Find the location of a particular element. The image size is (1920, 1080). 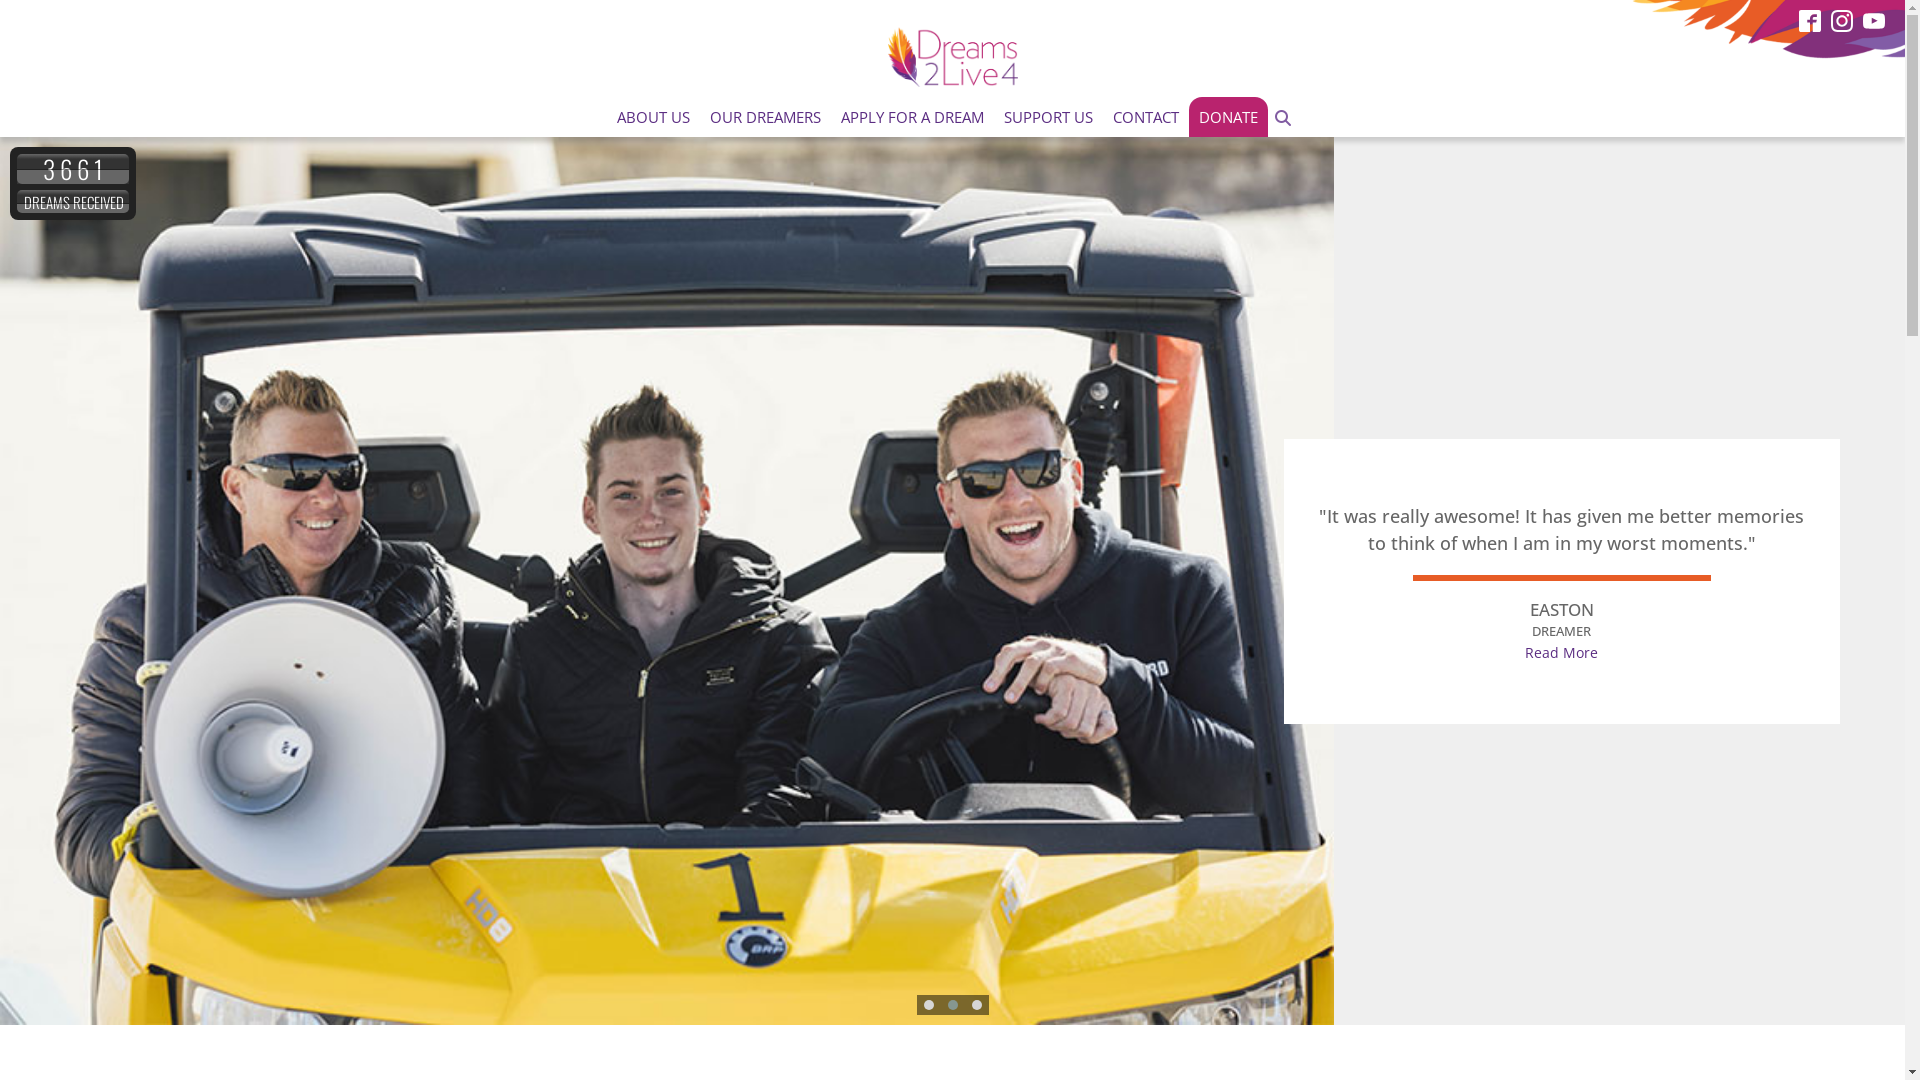

'SUPPORT US' is located at coordinates (1047, 116).